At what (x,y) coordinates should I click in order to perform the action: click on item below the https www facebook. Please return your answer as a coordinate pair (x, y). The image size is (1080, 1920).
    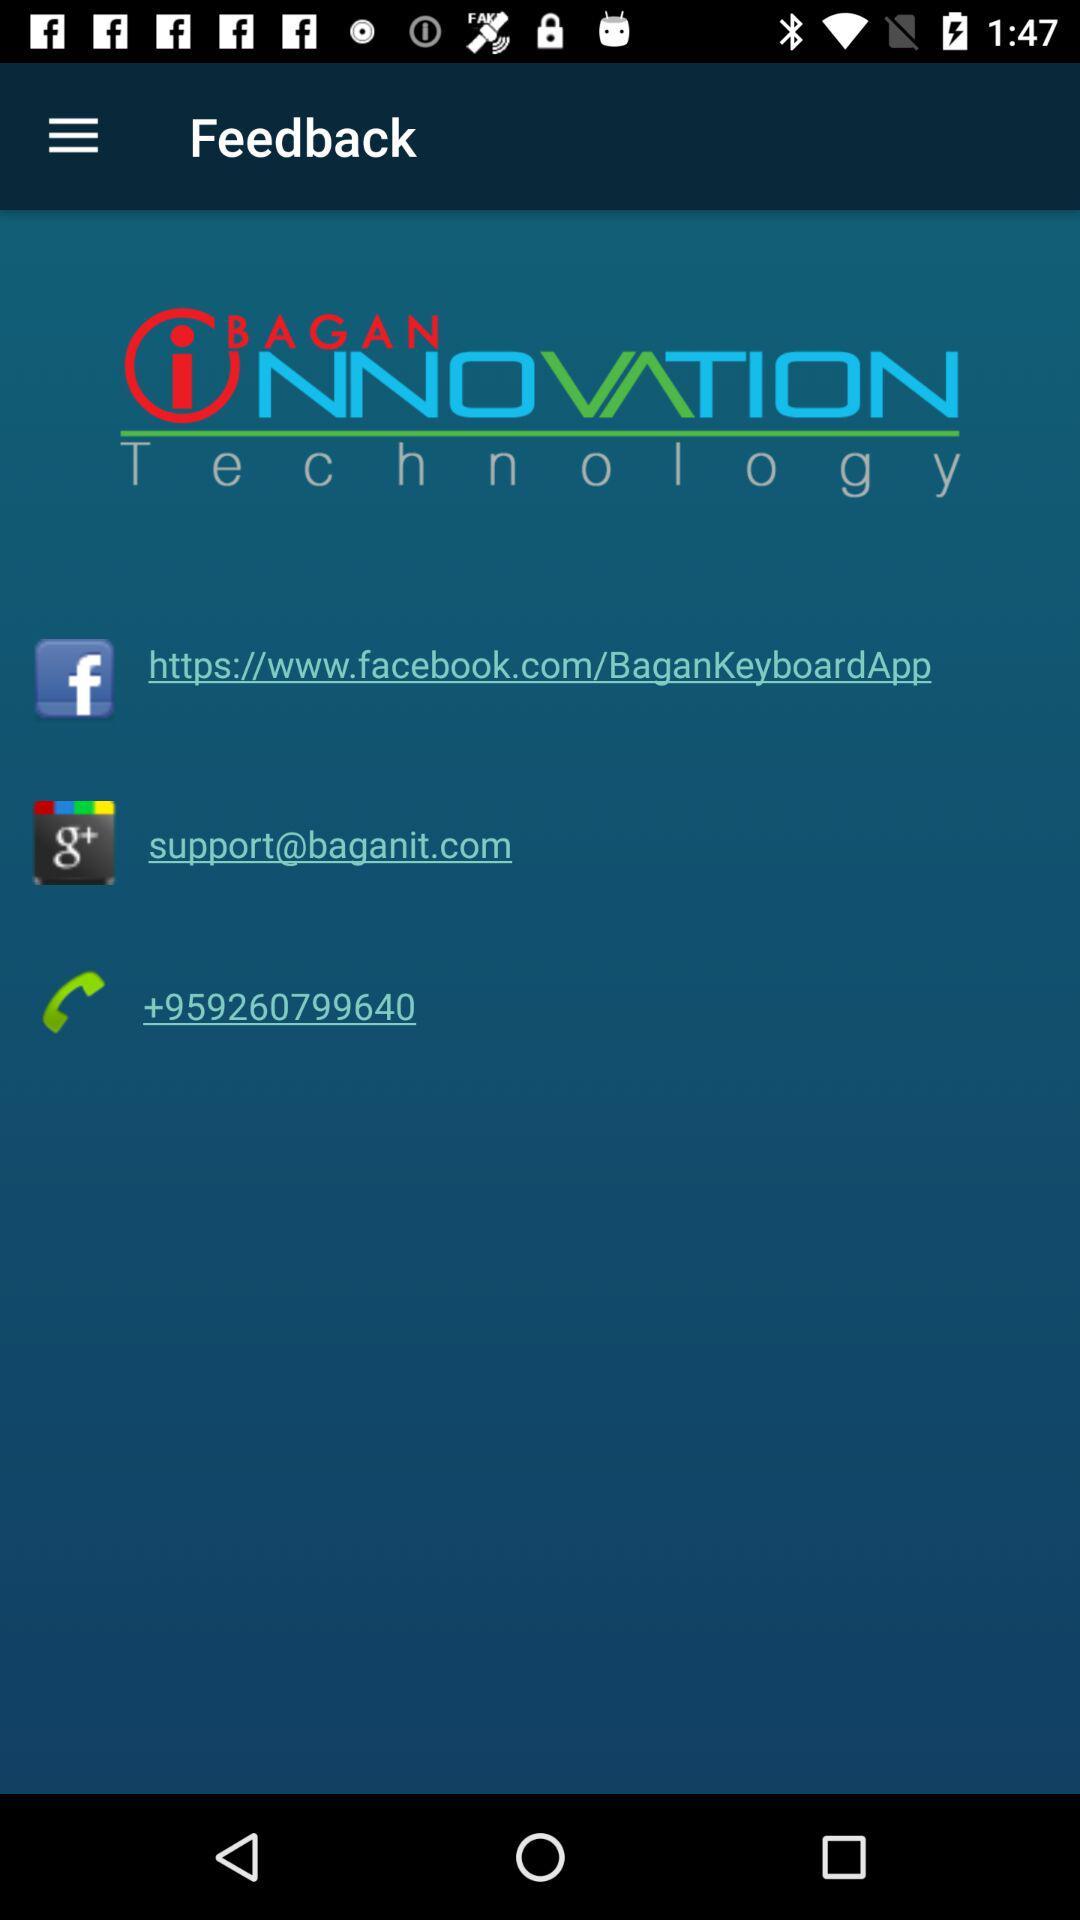
    Looking at the image, I should click on (329, 843).